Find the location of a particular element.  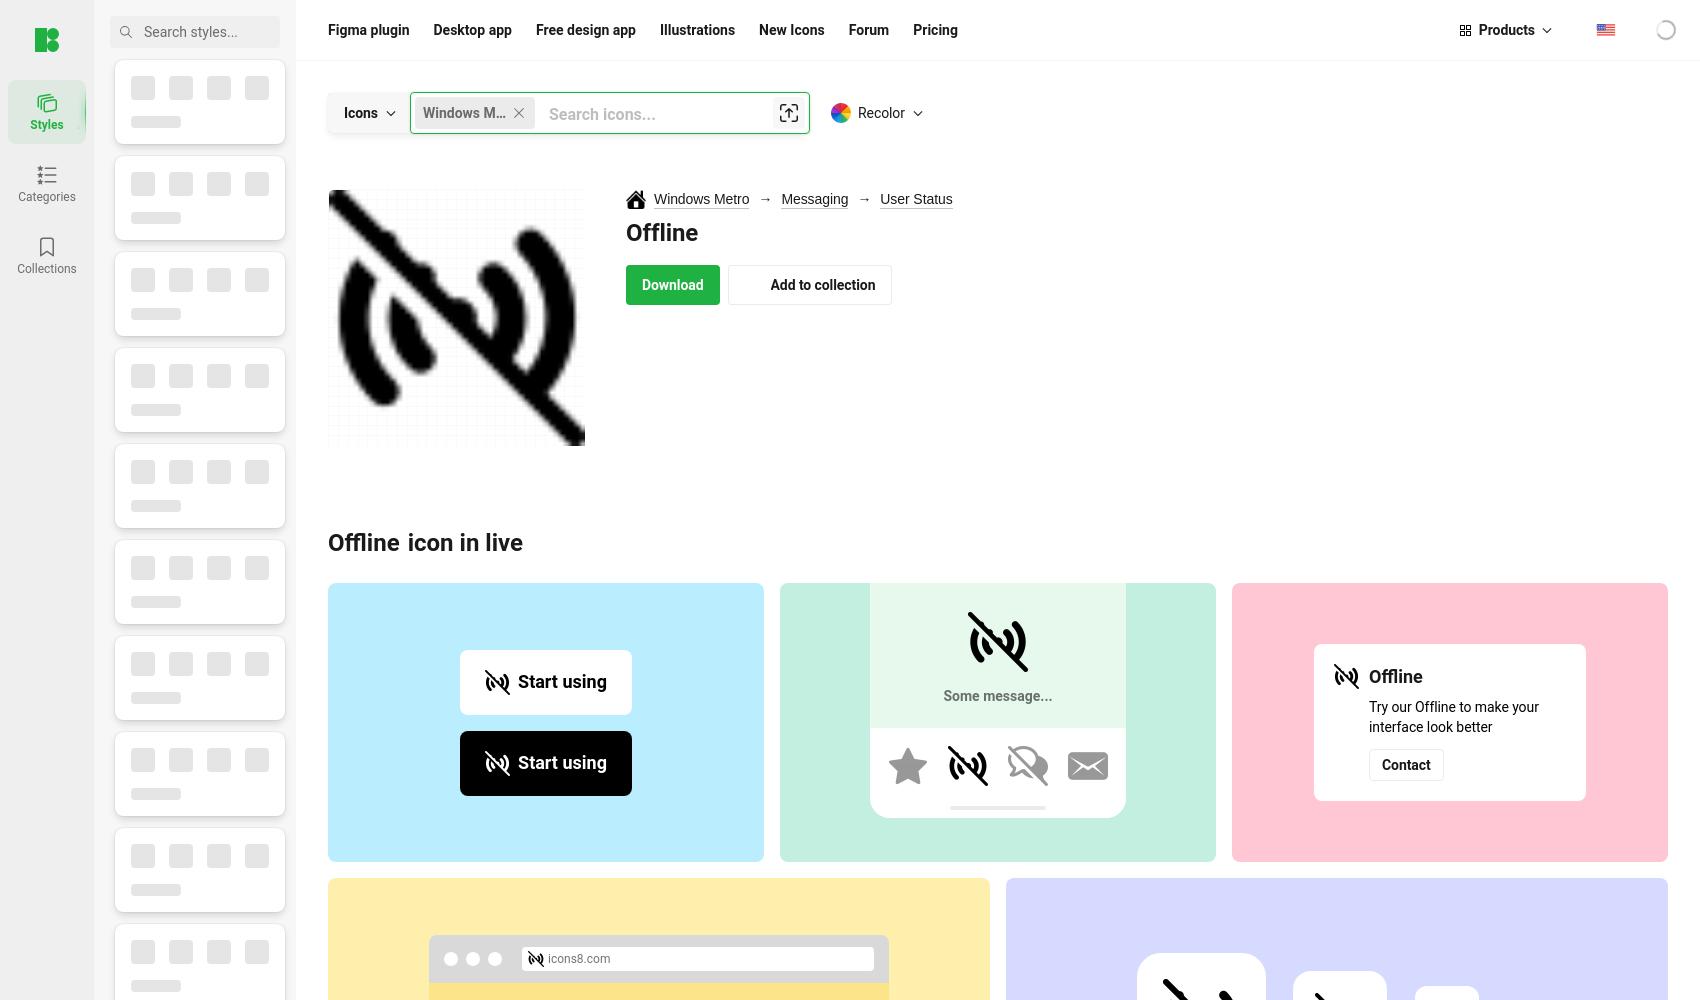

'Free design app' is located at coordinates (584, 30).